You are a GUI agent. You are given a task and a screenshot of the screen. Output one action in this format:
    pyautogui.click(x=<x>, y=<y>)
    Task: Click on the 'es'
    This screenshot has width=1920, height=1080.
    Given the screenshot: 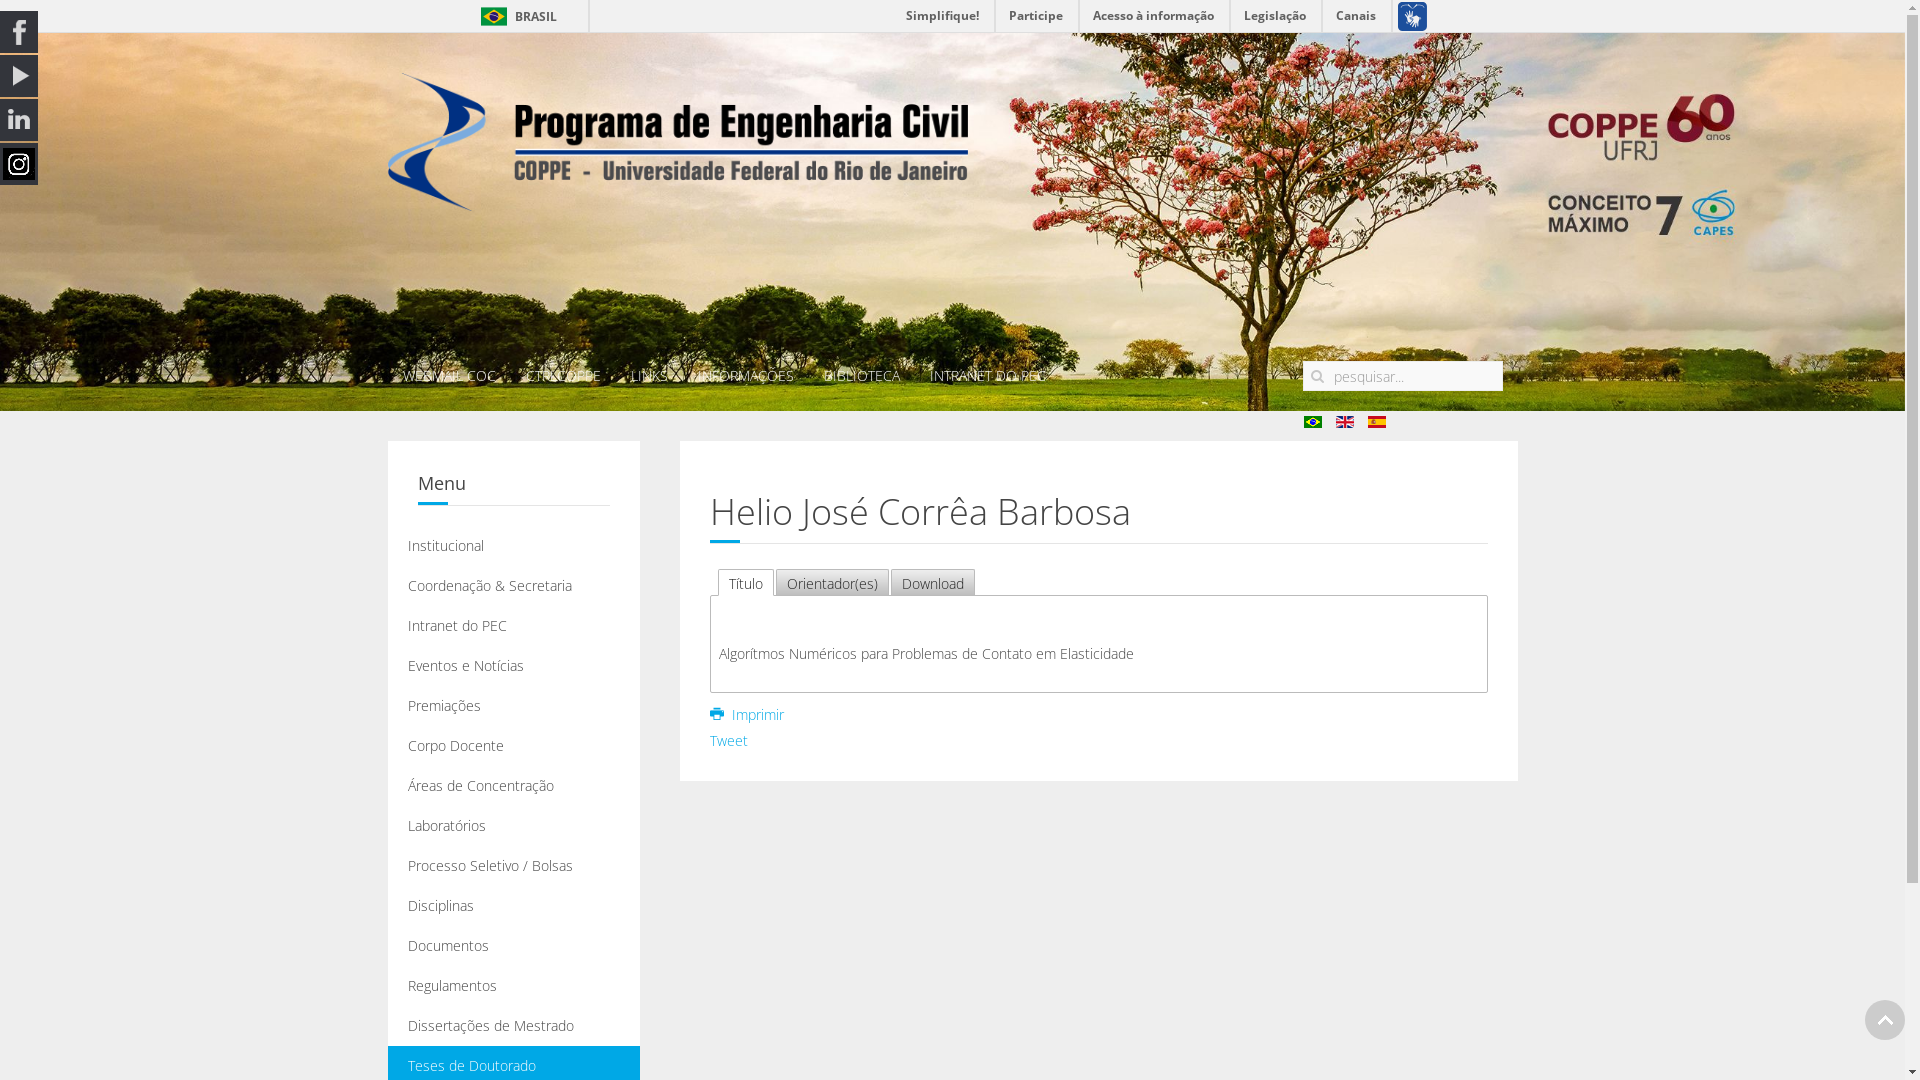 What is the action you would take?
    pyautogui.click(x=1376, y=420)
    